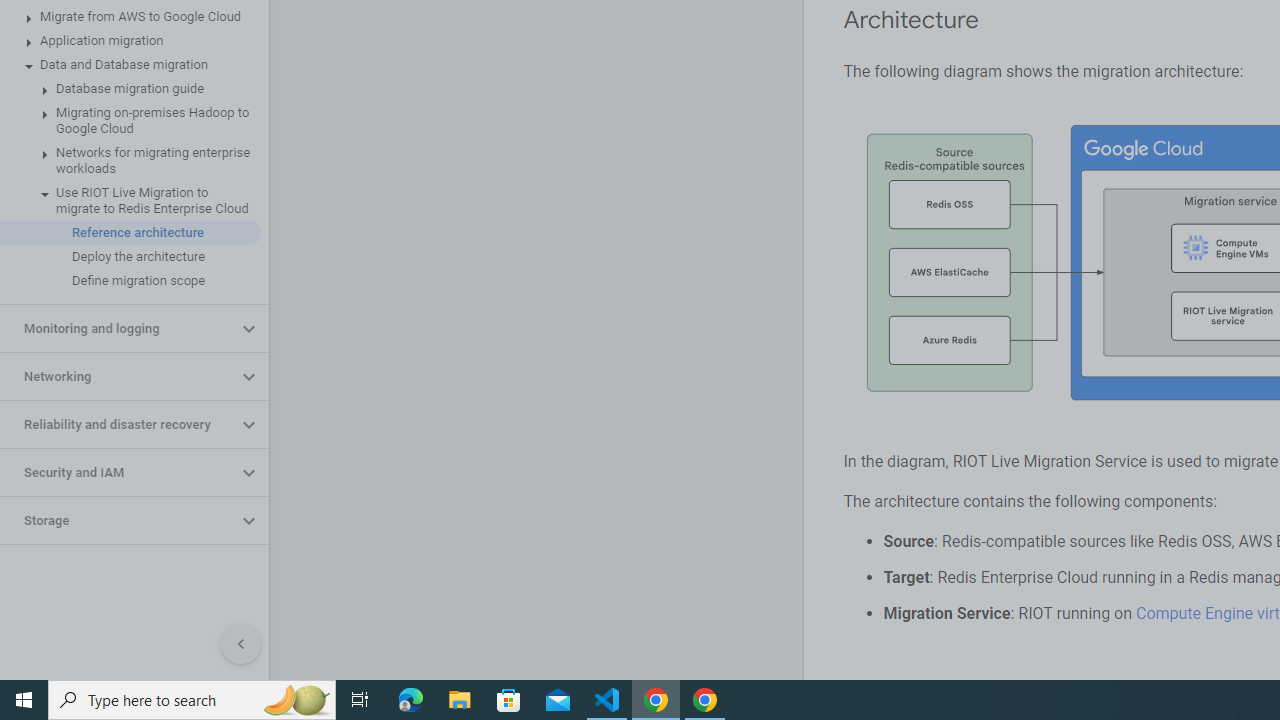 The width and height of the screenshot is (1280, 720). I want to click on 'Copy link to this section: Architecture', so click(998, 21).